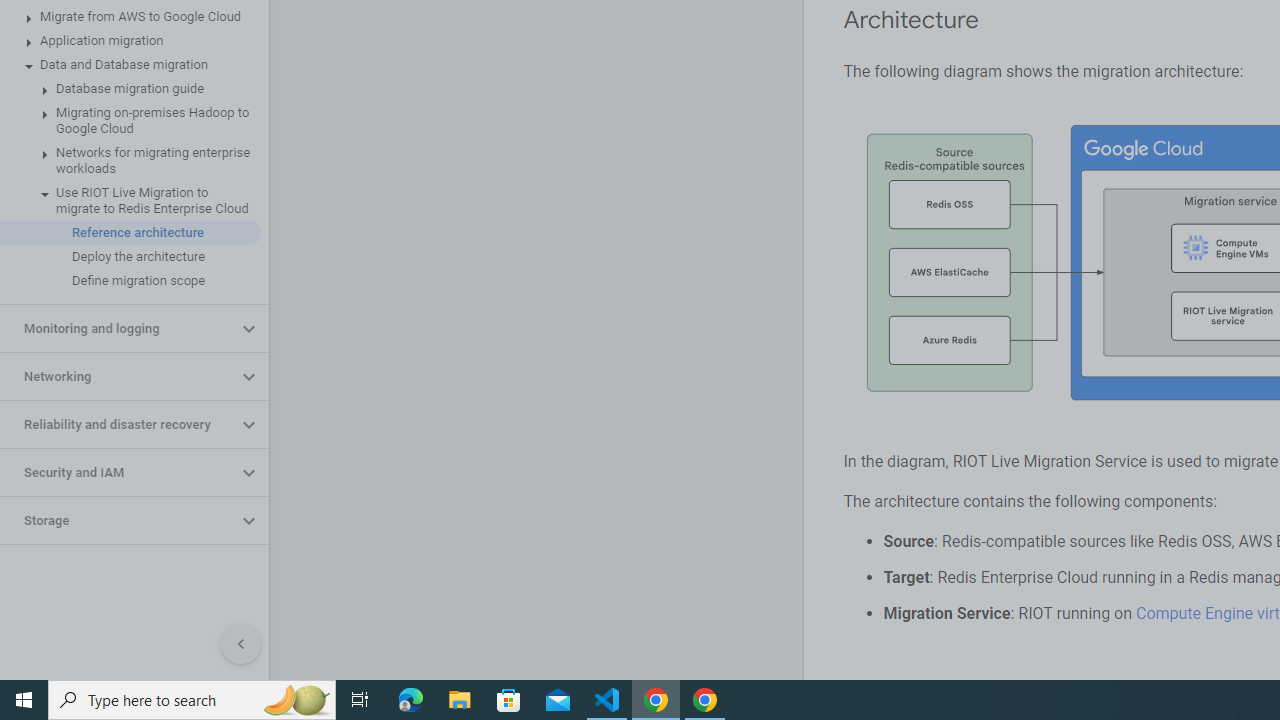 The width and height of the screenshot is (1280, 720). I want to click on 'Copy link to this section: Architecture', so click(998, 21).